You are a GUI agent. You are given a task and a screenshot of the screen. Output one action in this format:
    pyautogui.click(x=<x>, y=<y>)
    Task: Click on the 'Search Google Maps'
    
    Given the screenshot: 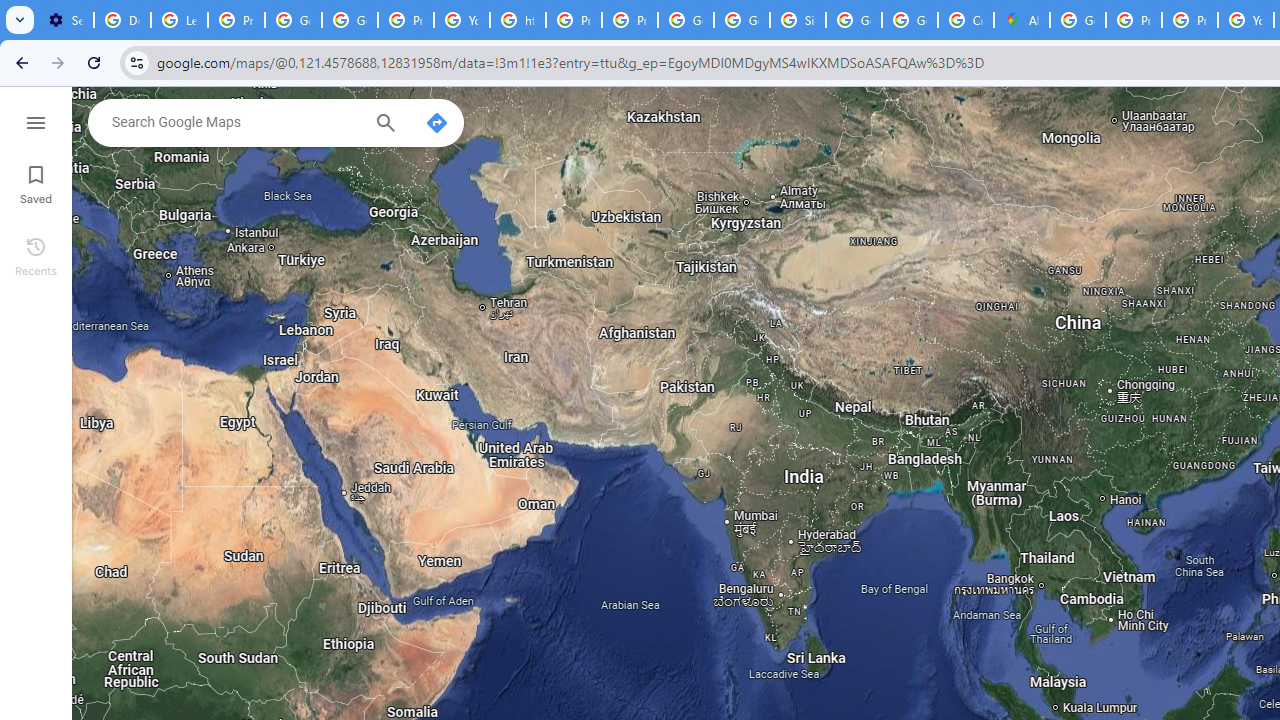 What is the action you would take?
    pyautogui.click(x=235, y=122)
    